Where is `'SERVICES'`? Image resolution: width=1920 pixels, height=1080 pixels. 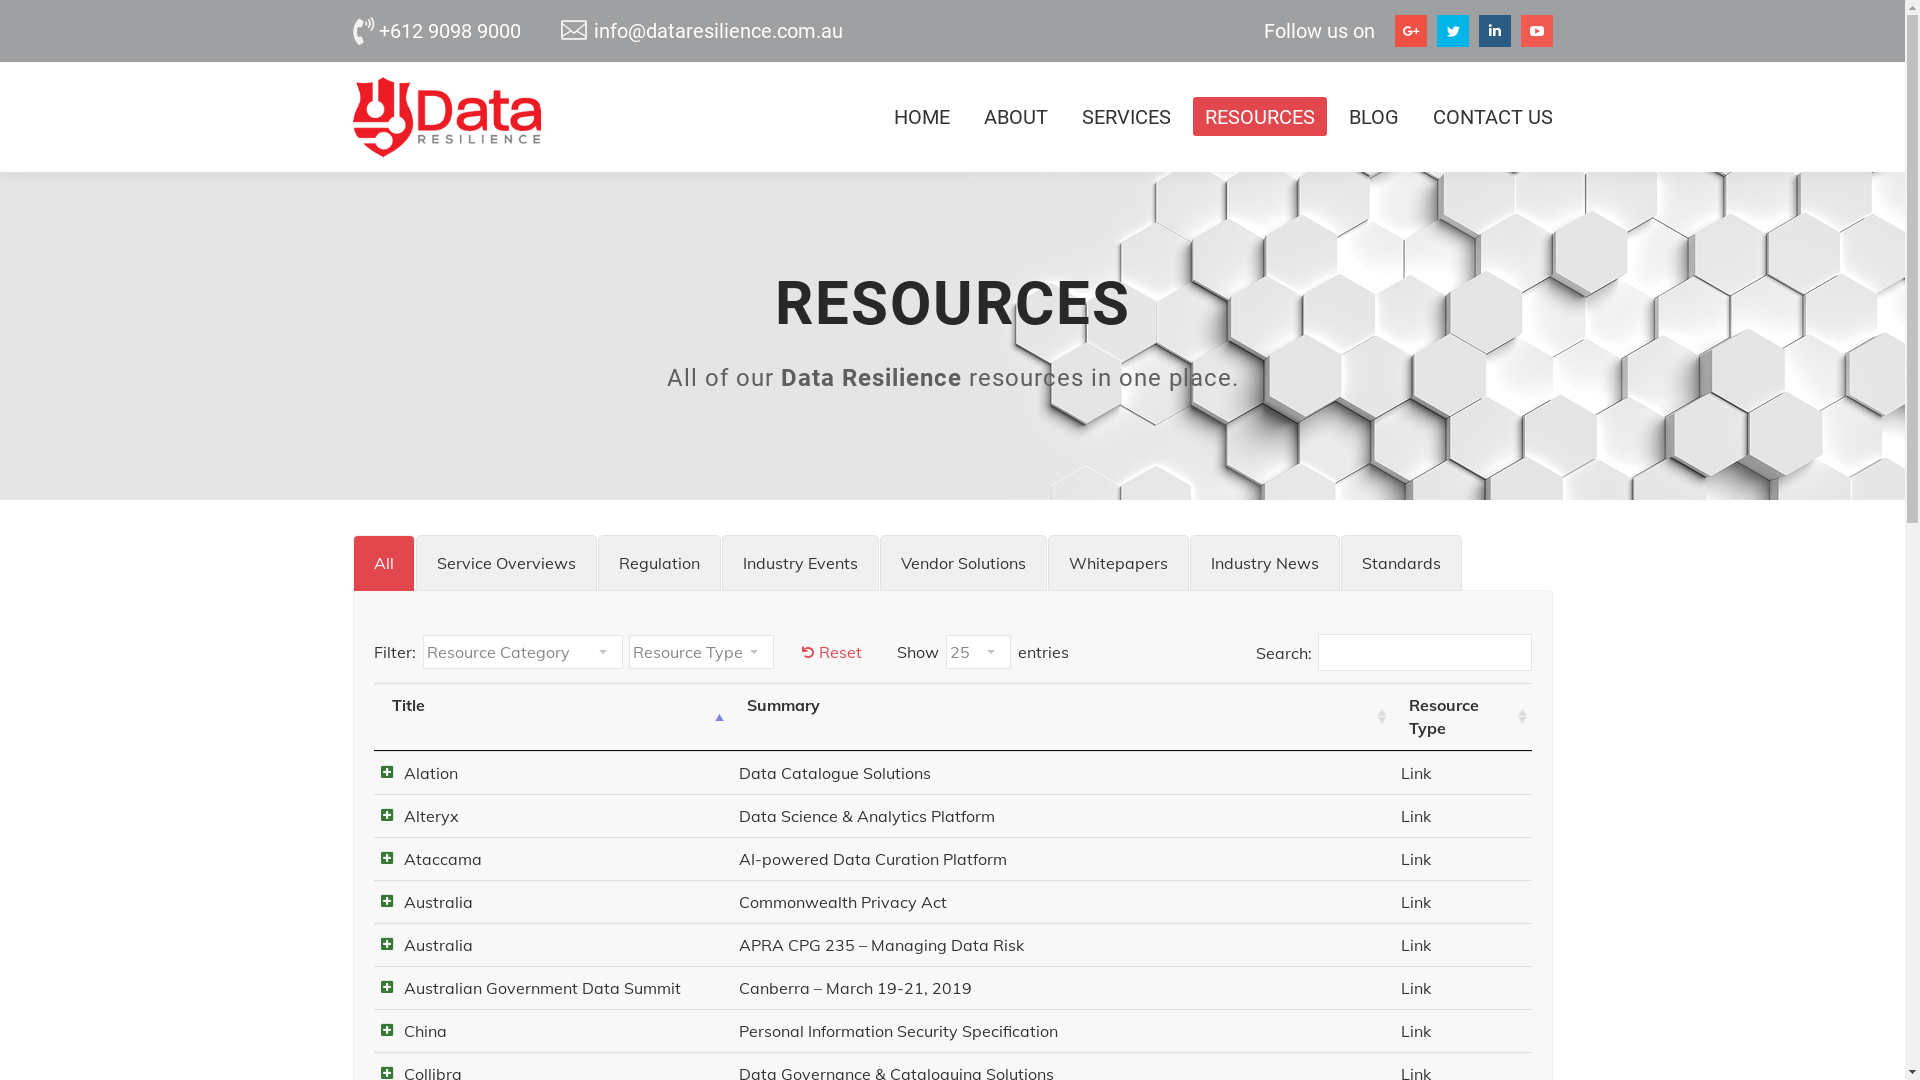 'SERVICES' is located at coordinates (1069, 116).